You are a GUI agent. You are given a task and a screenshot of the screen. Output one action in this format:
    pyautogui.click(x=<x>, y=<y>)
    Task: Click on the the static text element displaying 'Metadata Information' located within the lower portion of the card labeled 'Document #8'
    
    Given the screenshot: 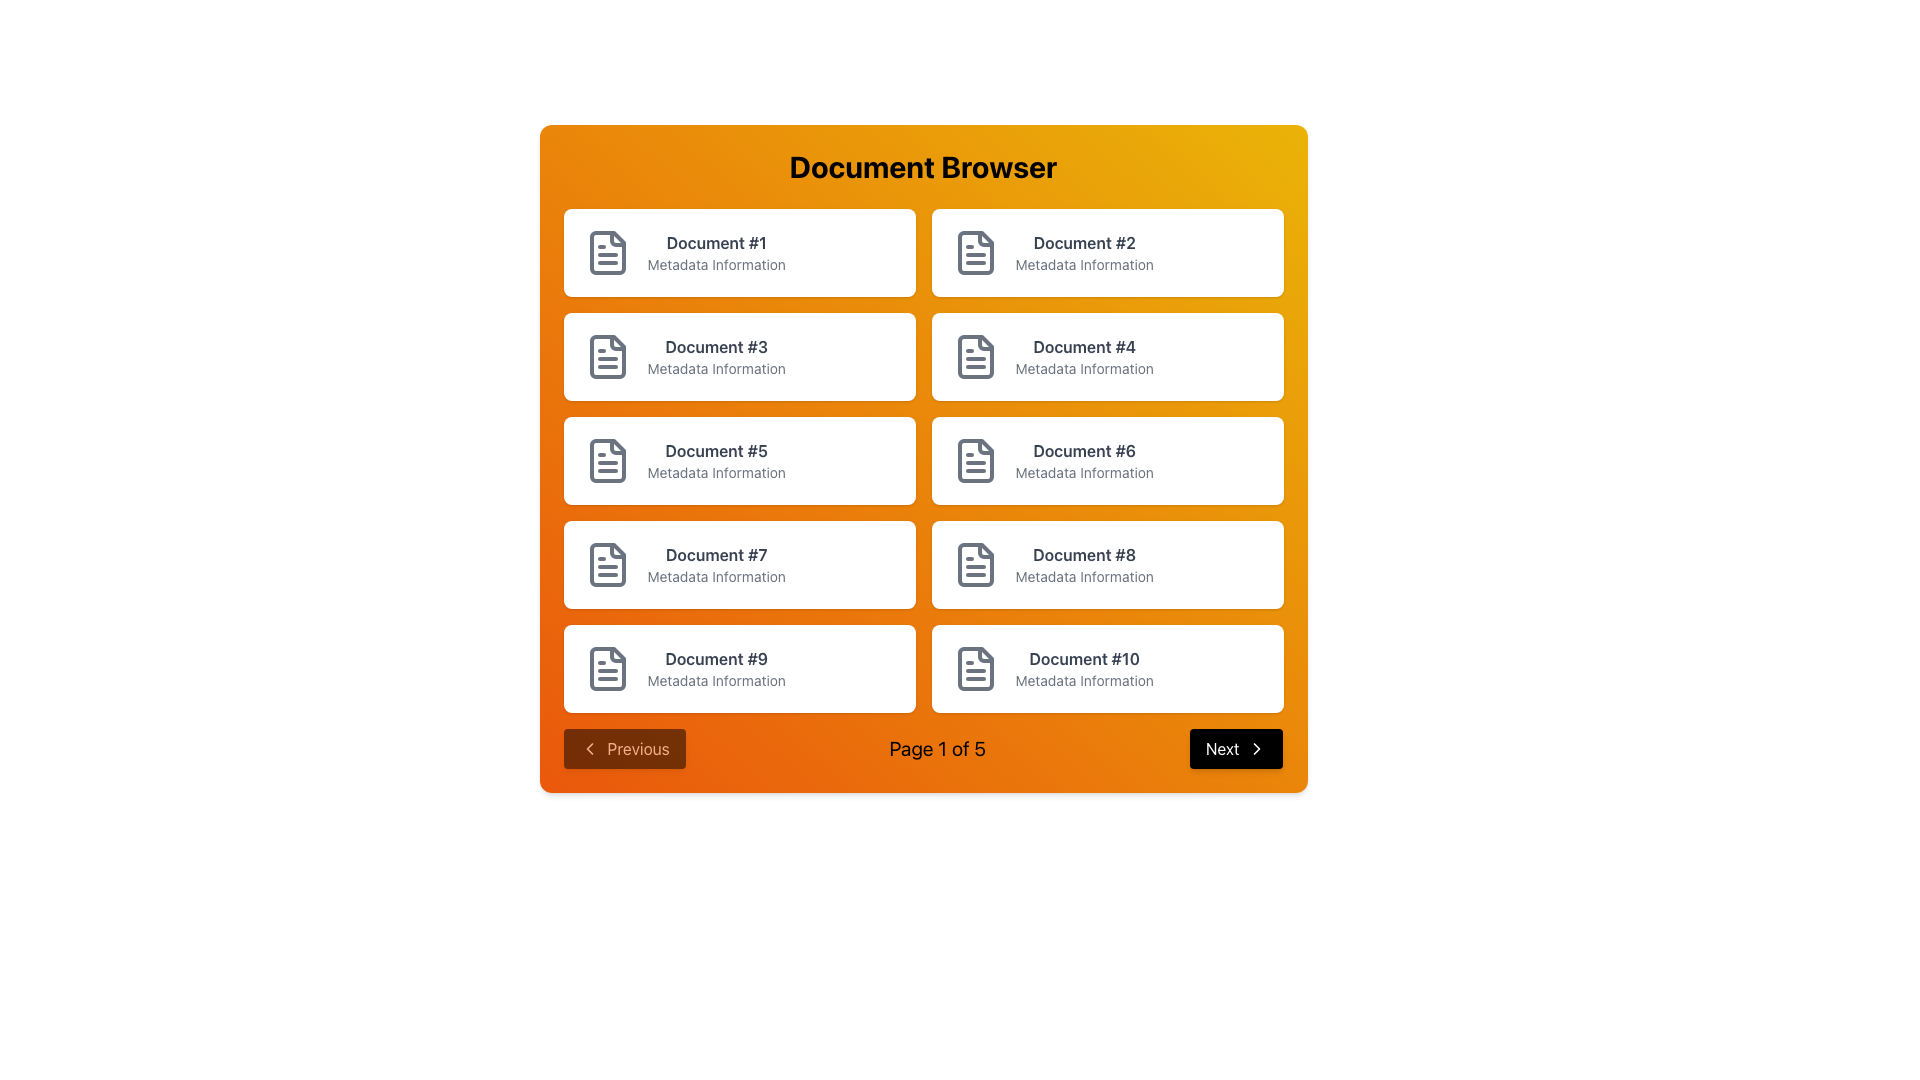 What is the action you would take?
    pyautogui.click(x=1083, y=577)
    